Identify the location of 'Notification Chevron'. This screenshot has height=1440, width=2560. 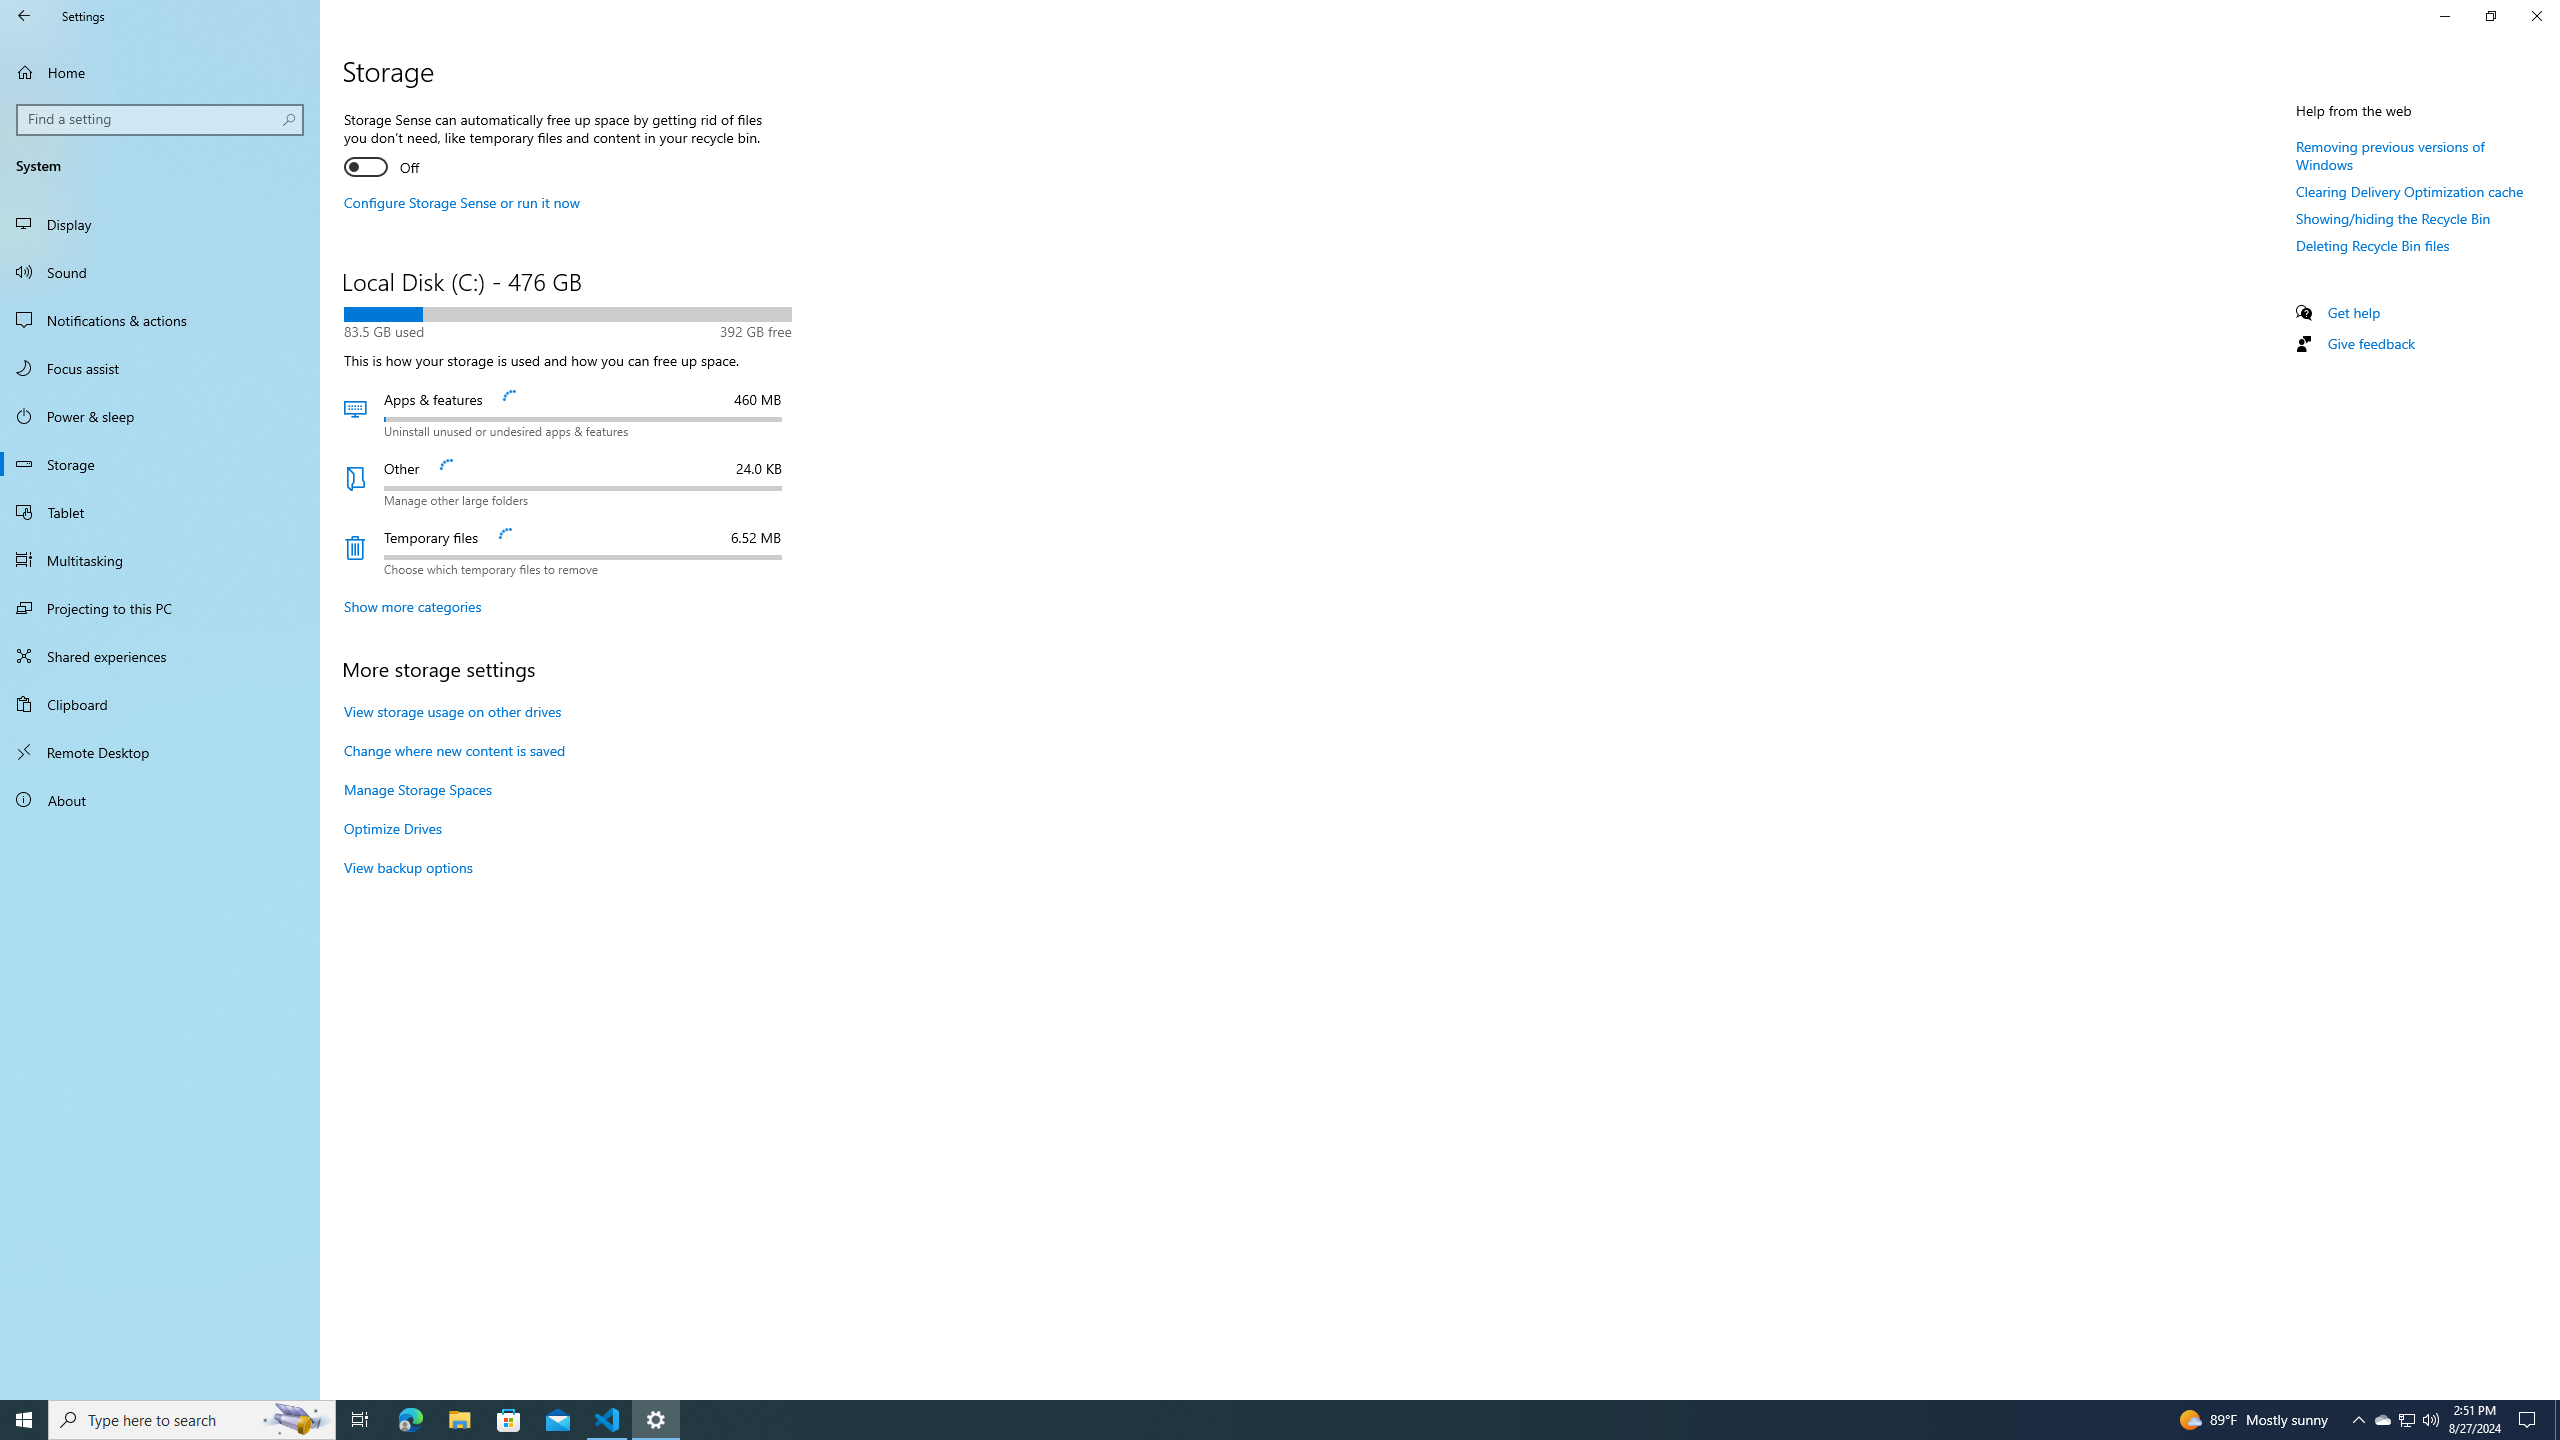
(2359, 1418).